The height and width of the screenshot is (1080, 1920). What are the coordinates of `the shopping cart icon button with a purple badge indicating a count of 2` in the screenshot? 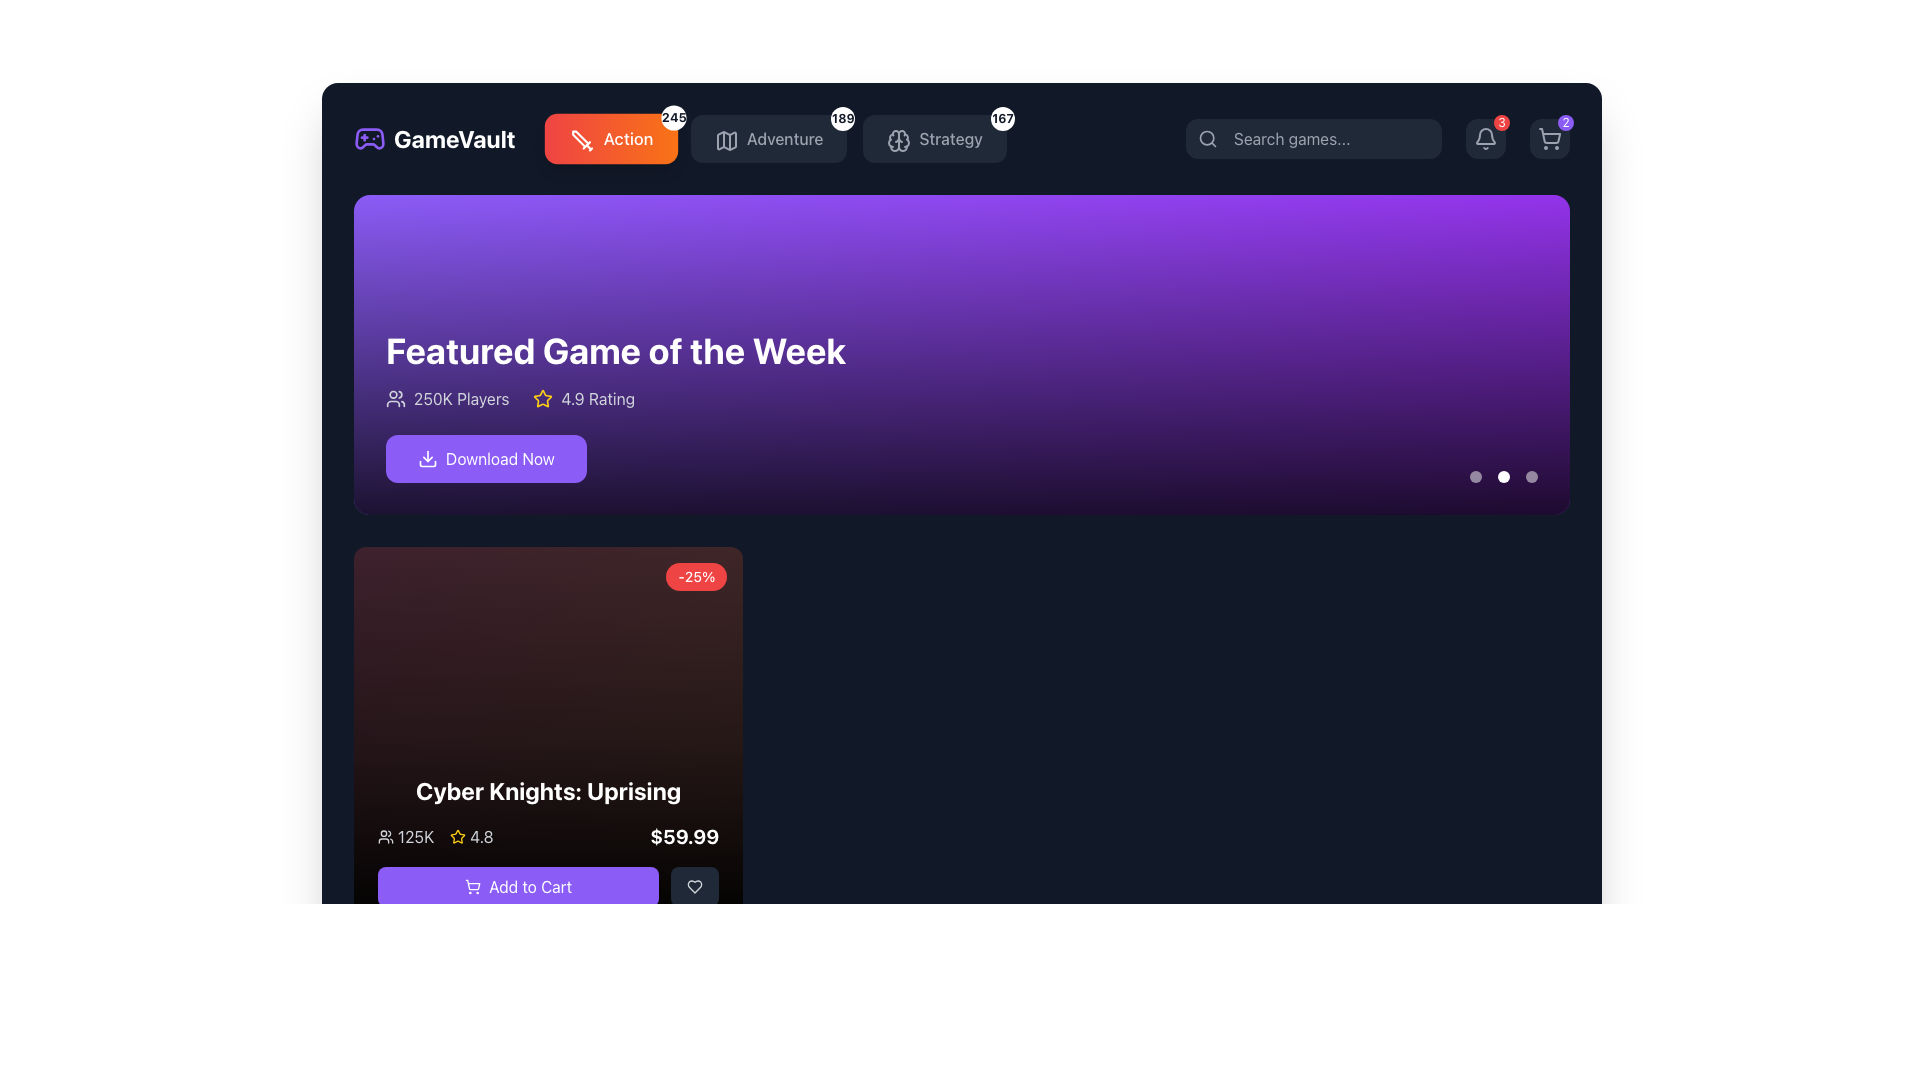 It's located at (1549, 137).